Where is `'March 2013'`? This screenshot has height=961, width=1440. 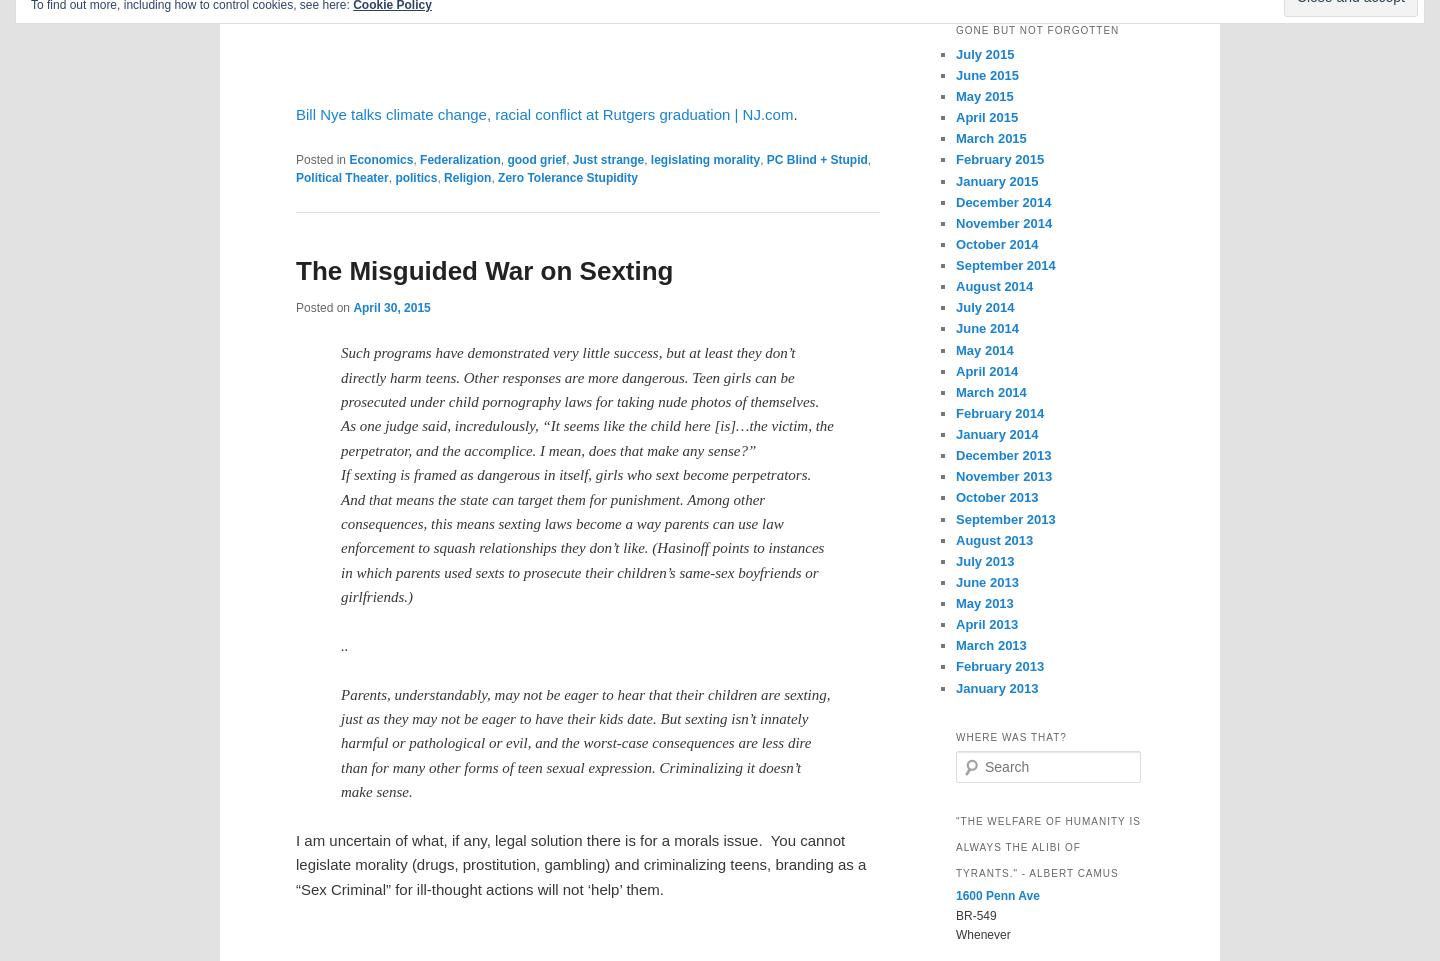
'March 2013' is located at coordinates (990, 644).